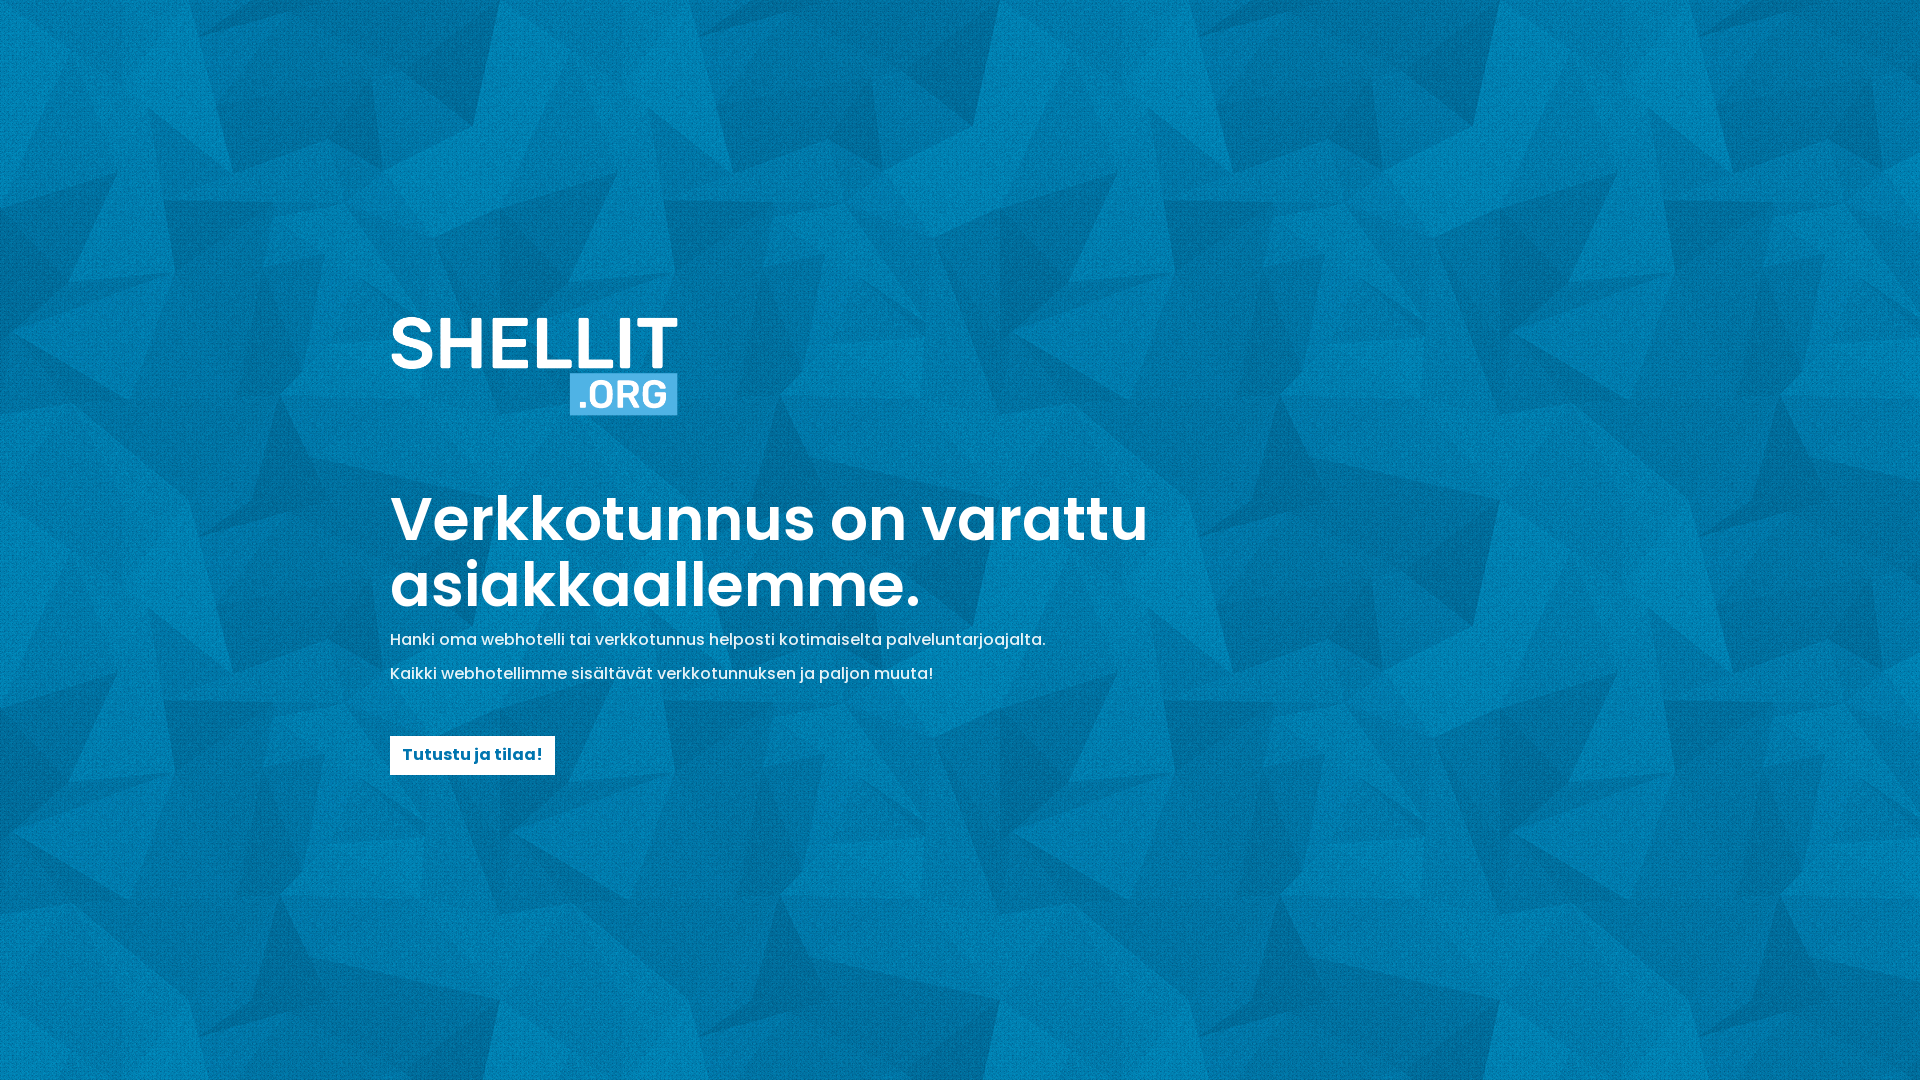 Image resolution: width=1920 pixels, height=1080 pixels. I want to click on 'Tutustu ja tilaa!', so click(471, 755).